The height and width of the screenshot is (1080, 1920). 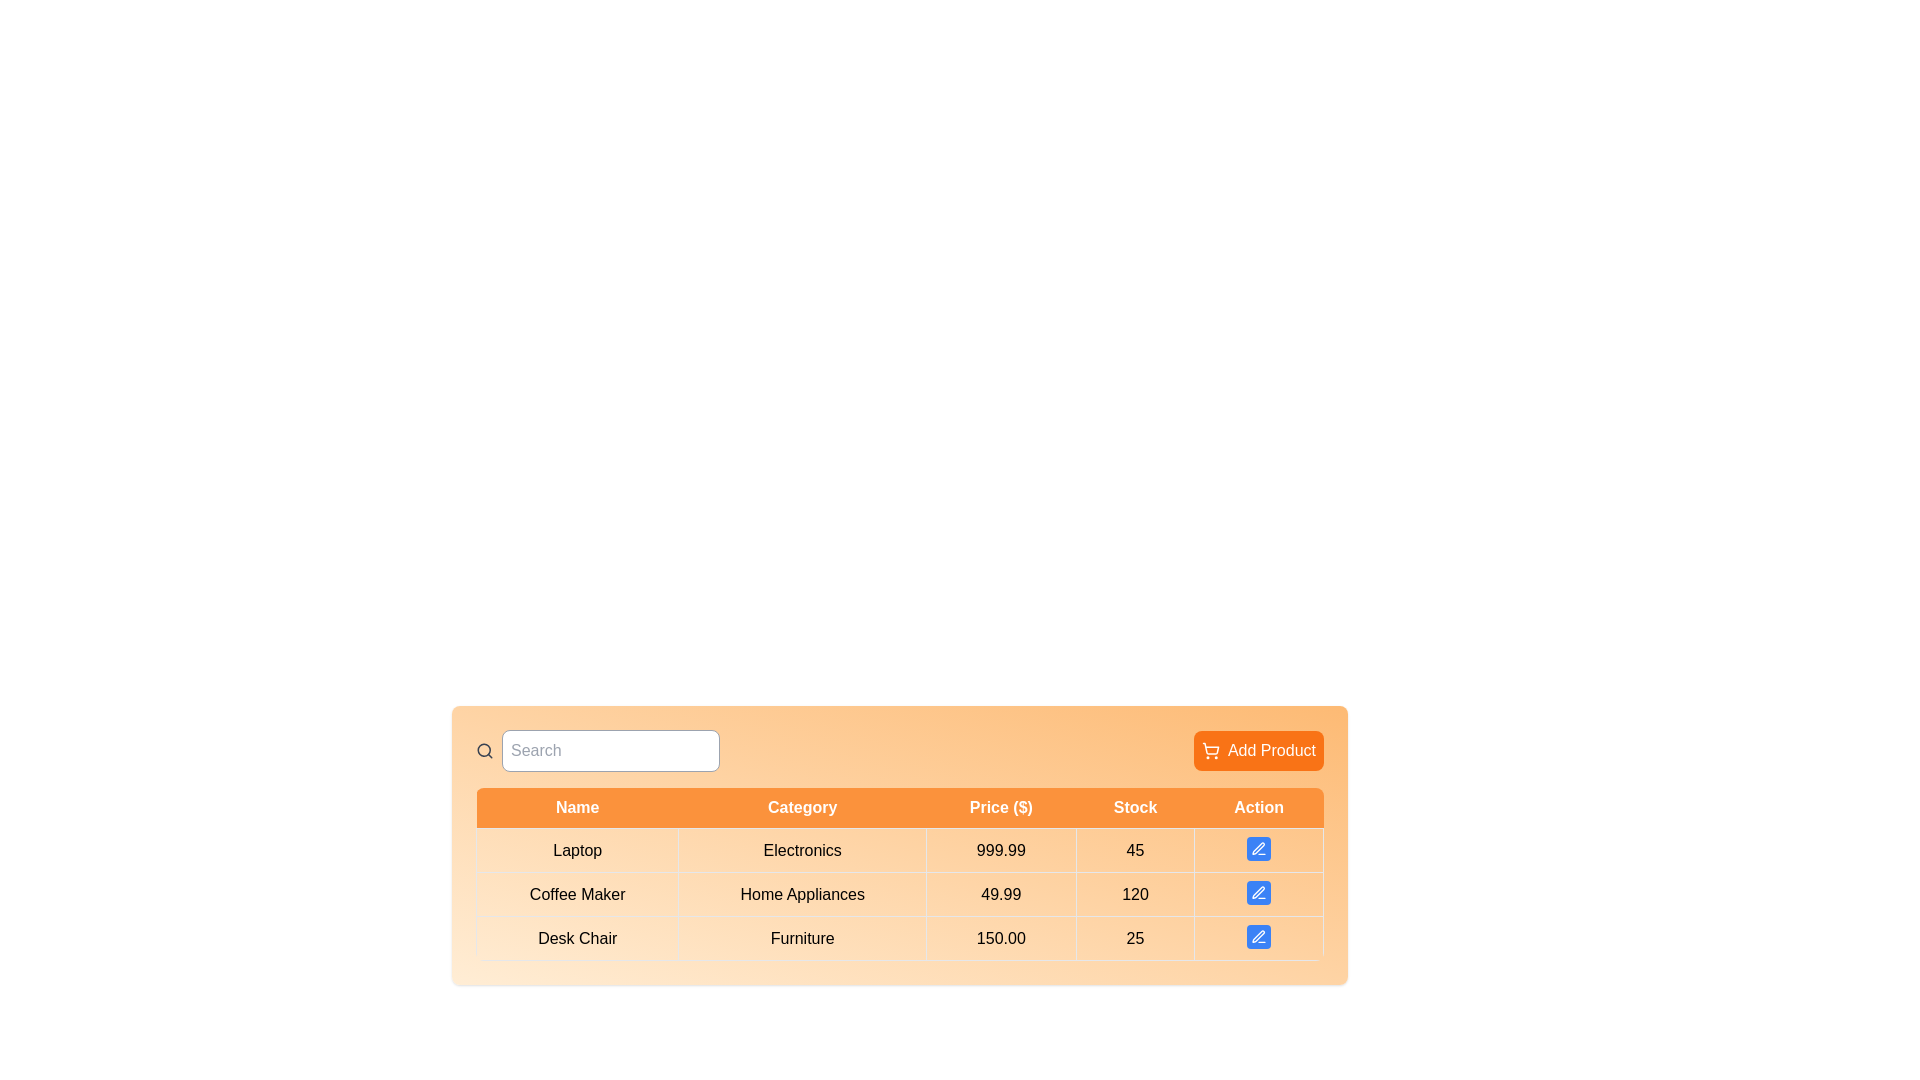 What do you see at coordinates (1257, 891) in the screenshot?
I see `the pencil icon in the second row of the action column` at bounding box center [1257, 891].